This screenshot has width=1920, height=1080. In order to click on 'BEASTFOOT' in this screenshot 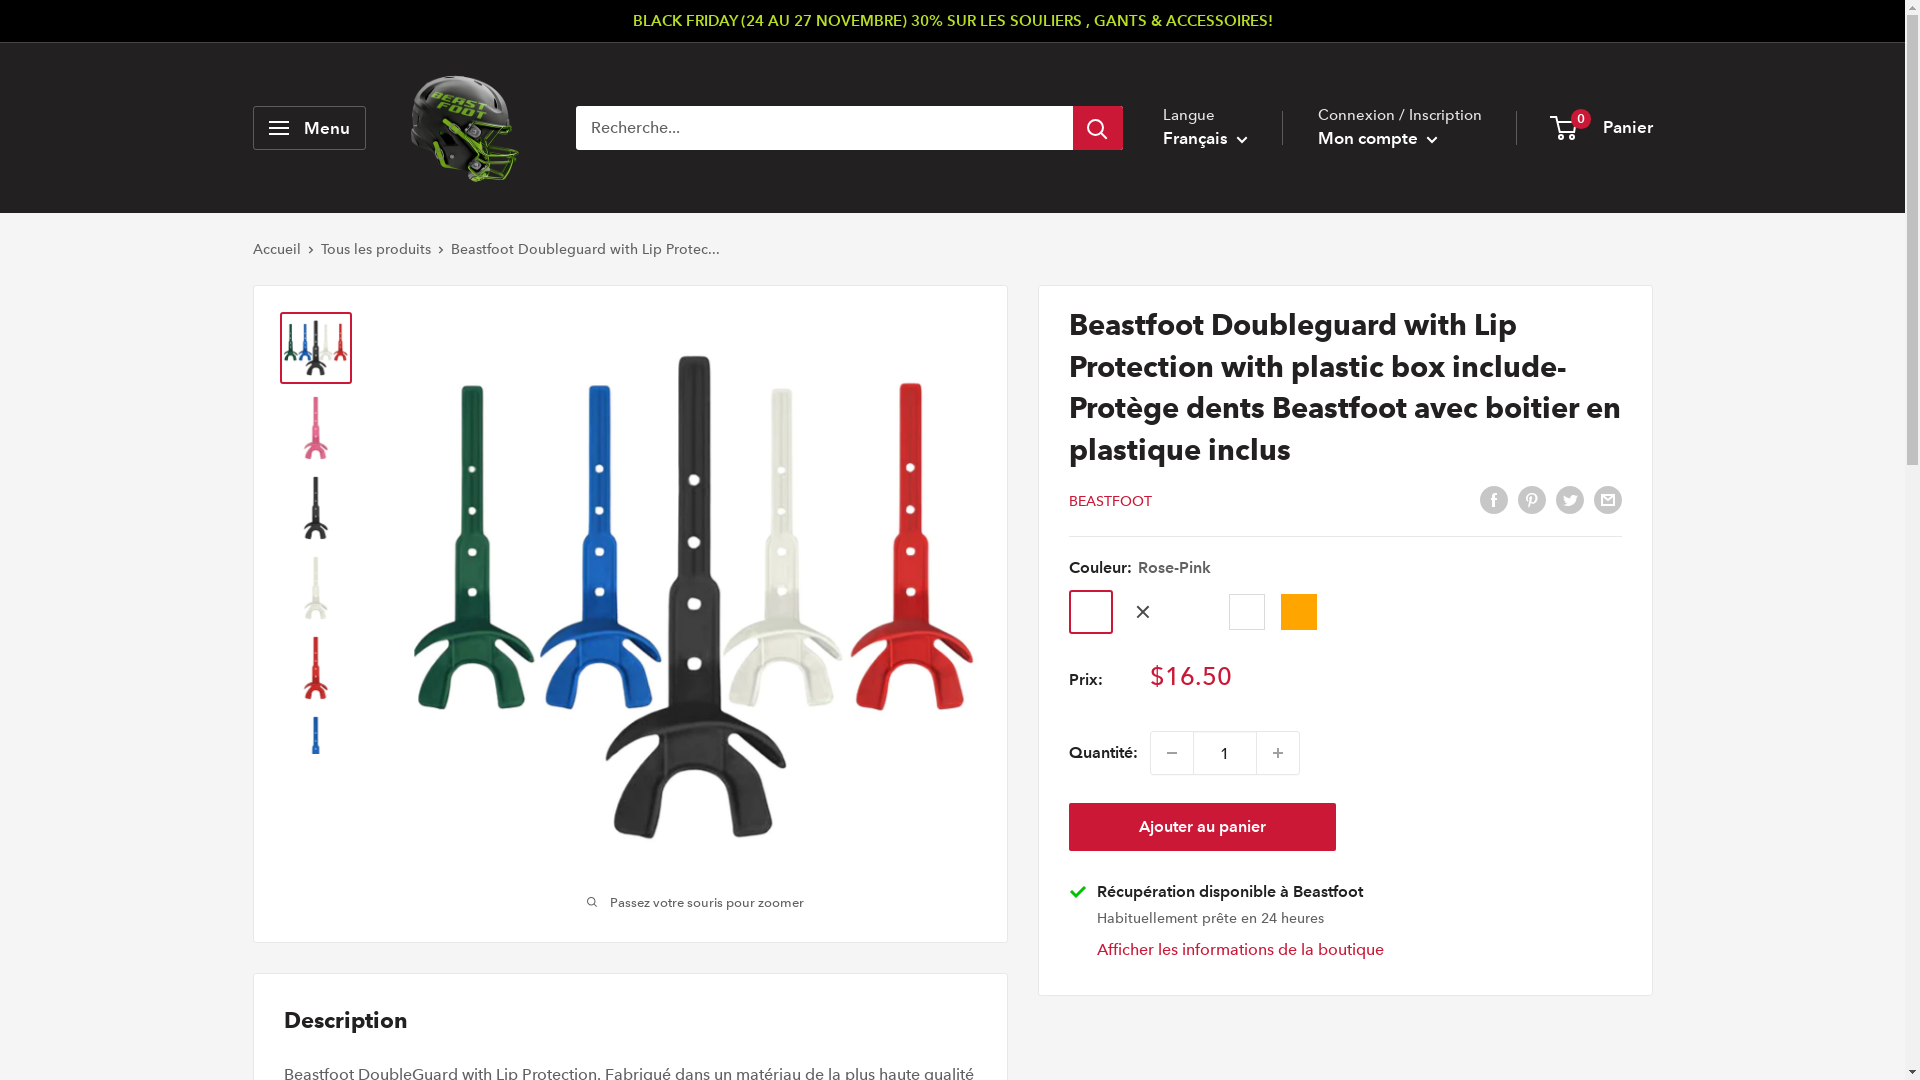, I will do `click(1108, 500)`.